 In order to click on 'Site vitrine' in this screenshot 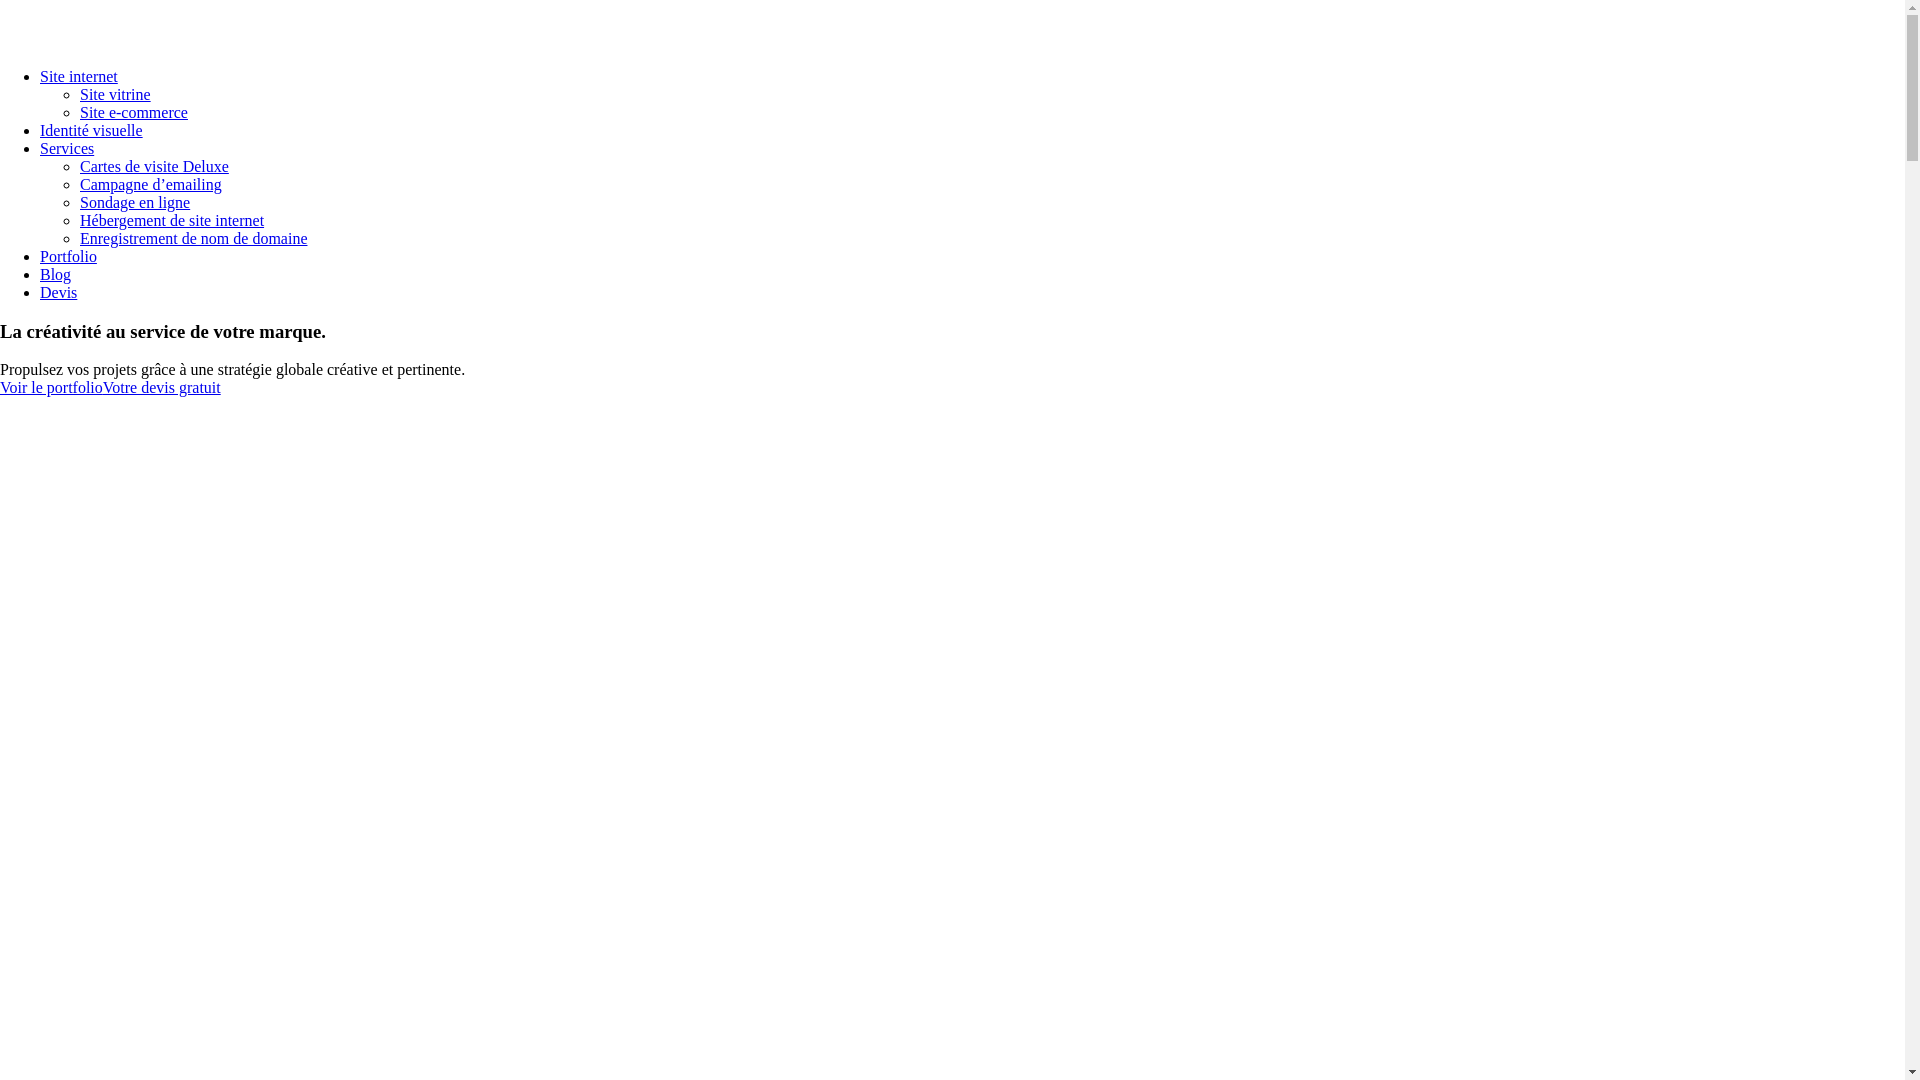, I will do `click(114, 94)`.